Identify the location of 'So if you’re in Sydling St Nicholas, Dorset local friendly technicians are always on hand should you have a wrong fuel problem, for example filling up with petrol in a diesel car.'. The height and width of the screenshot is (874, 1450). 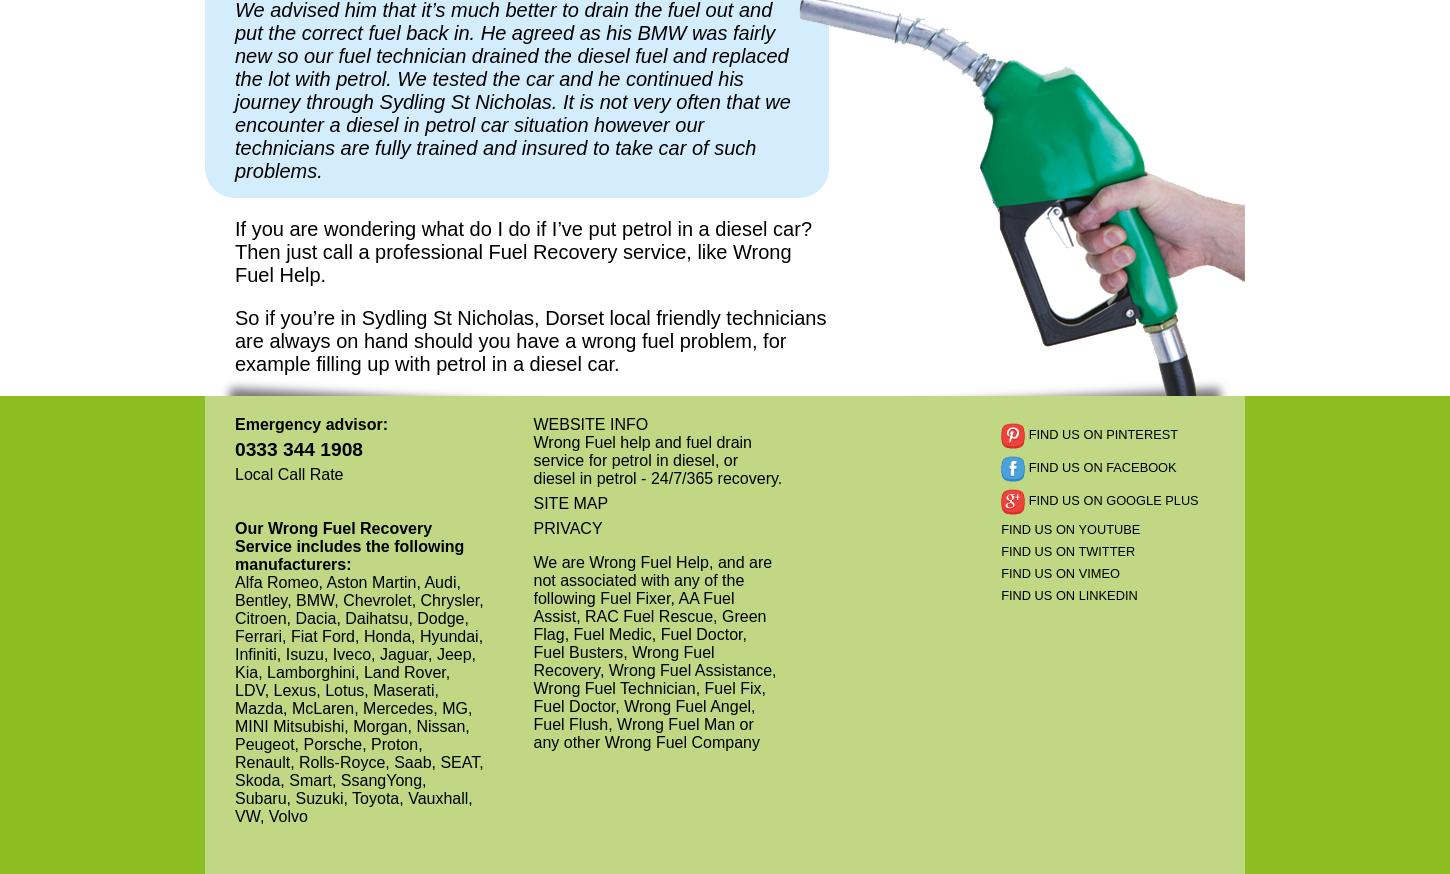
(530, 338).